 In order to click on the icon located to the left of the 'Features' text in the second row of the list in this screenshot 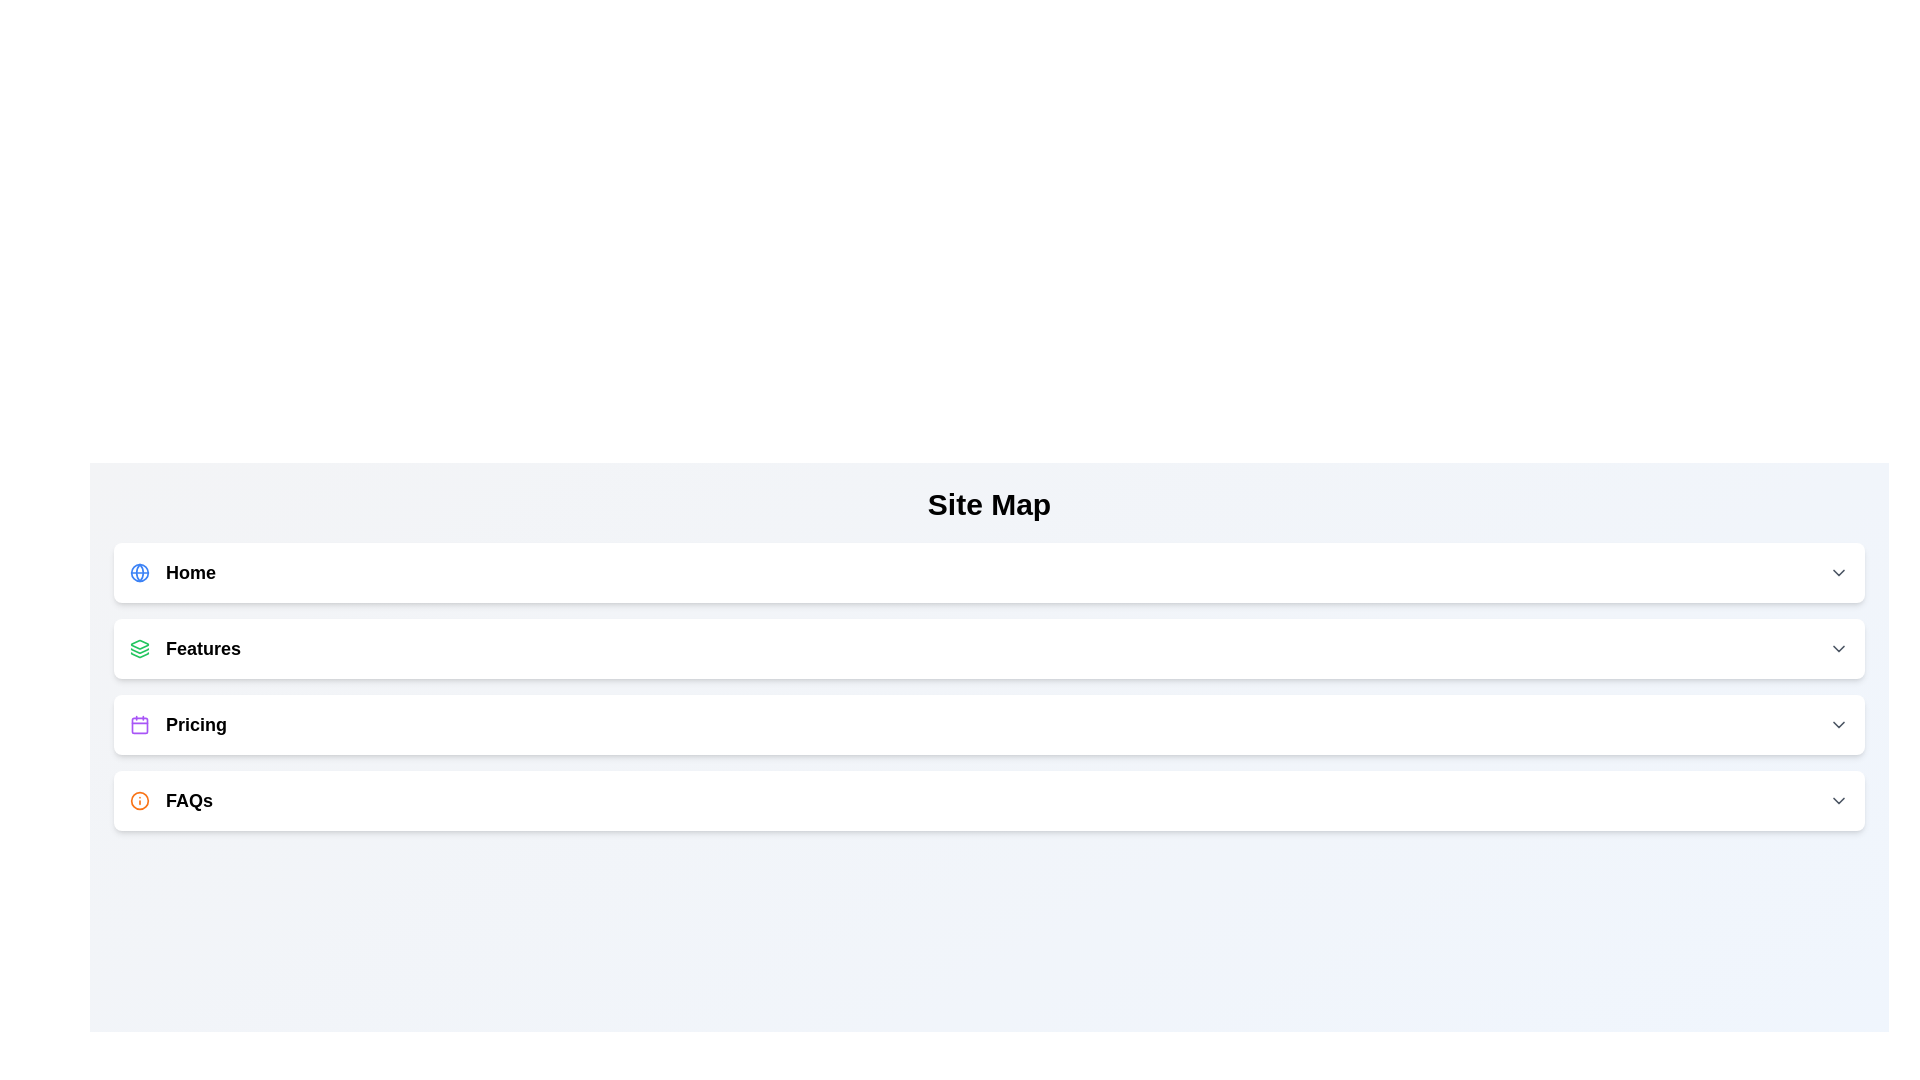, I will do `click(138, 648)`.